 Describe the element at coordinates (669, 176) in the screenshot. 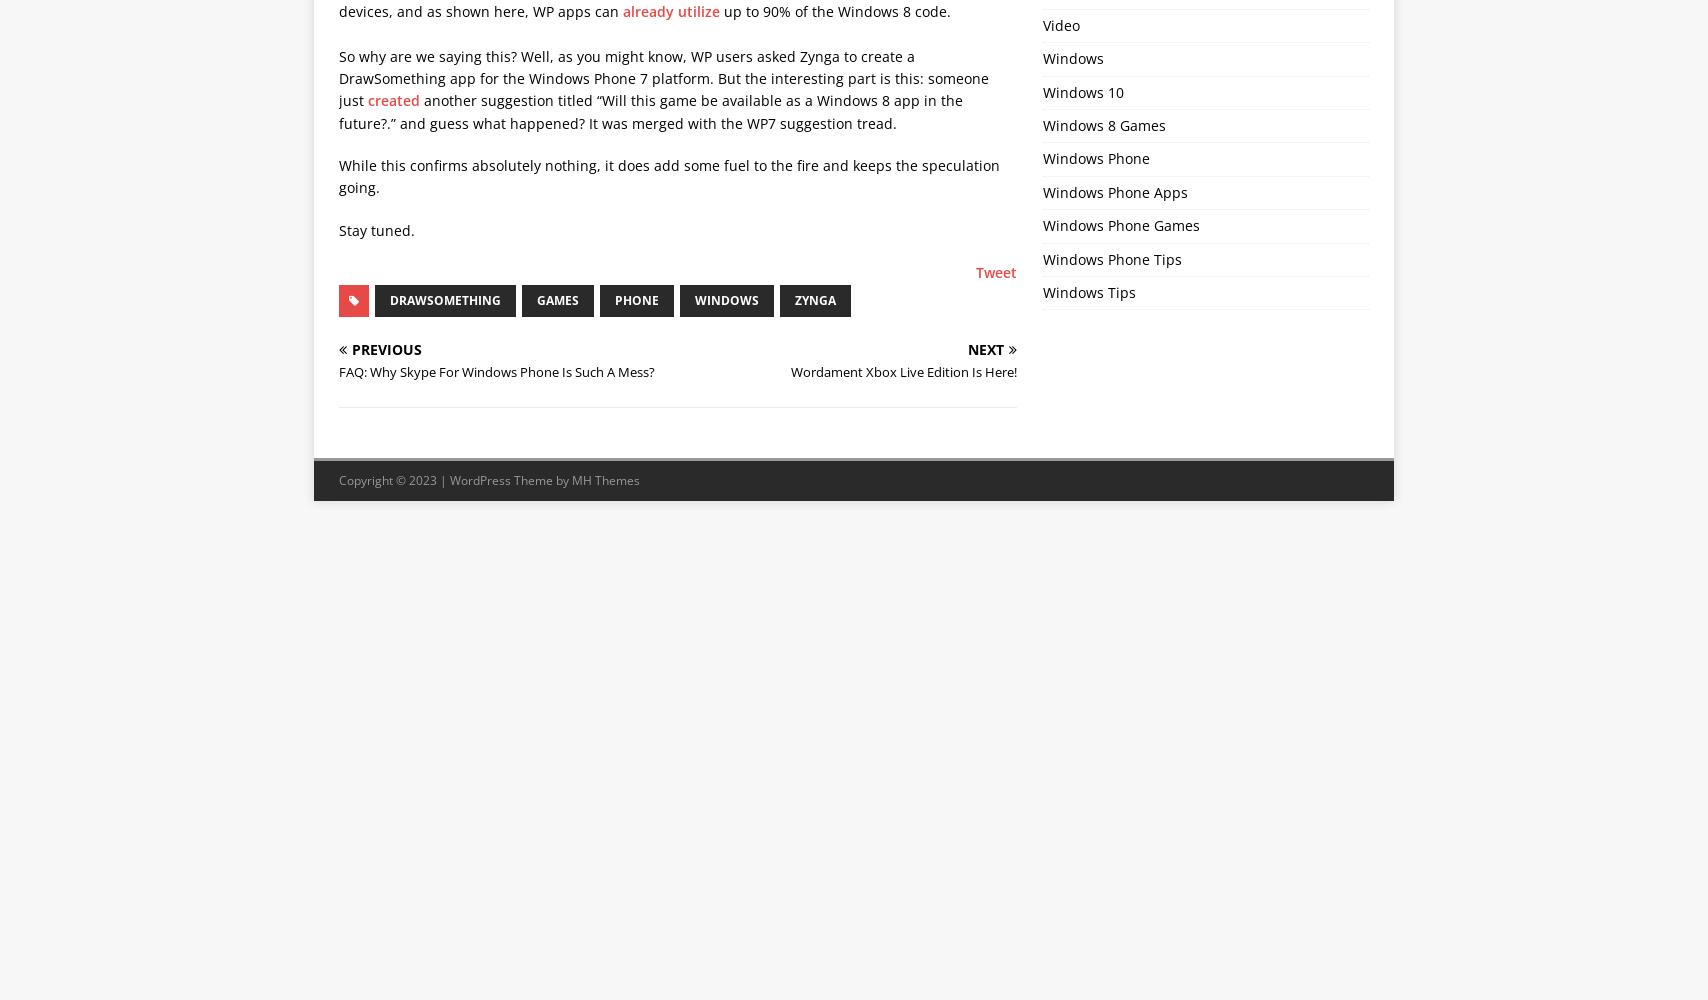

I see `'While this confirms absolutely nothing, it does add some fuel to the fire and keeps the speculation going.'` at that location.